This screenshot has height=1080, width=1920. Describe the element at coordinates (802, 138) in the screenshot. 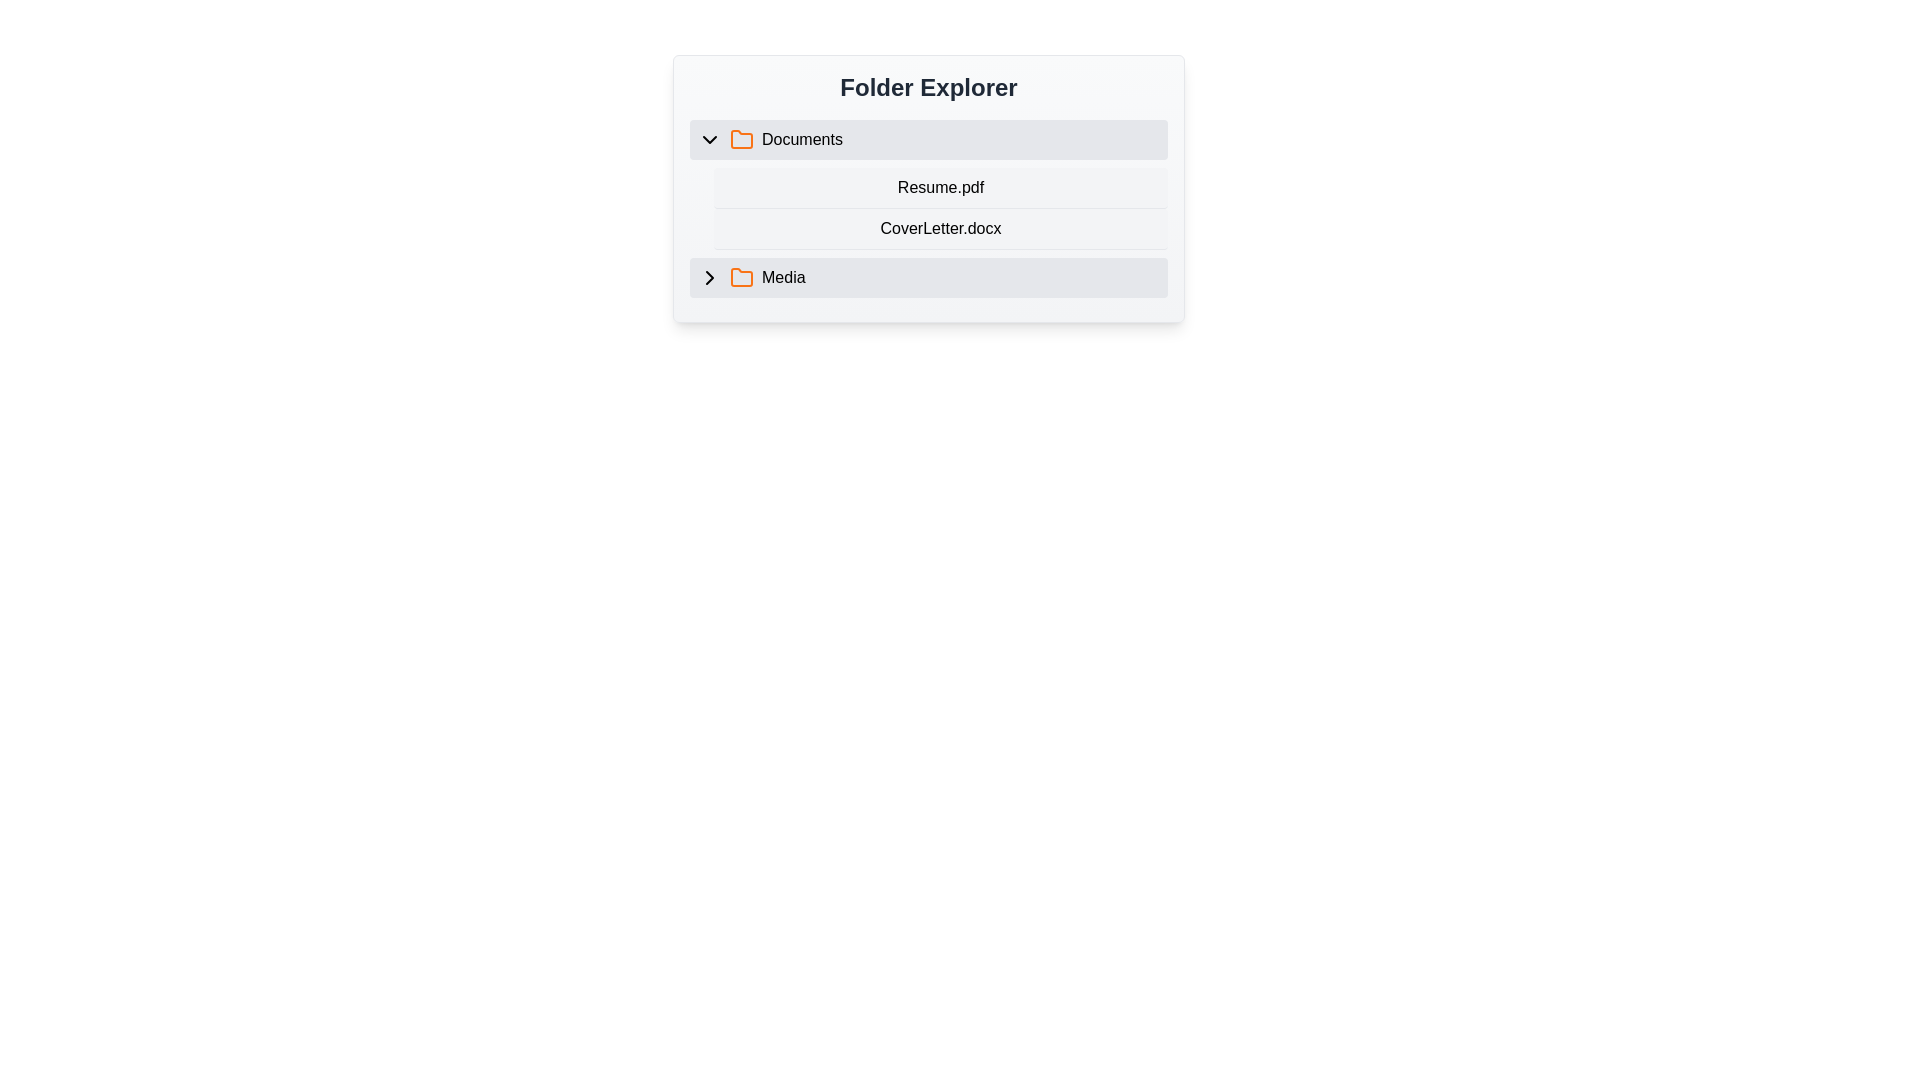

I see `text of the folder label positioned centrally within the interactive list item panel of the folder explorer interface, located to the right of an orange folder icon and below a chevron icon` at that location.